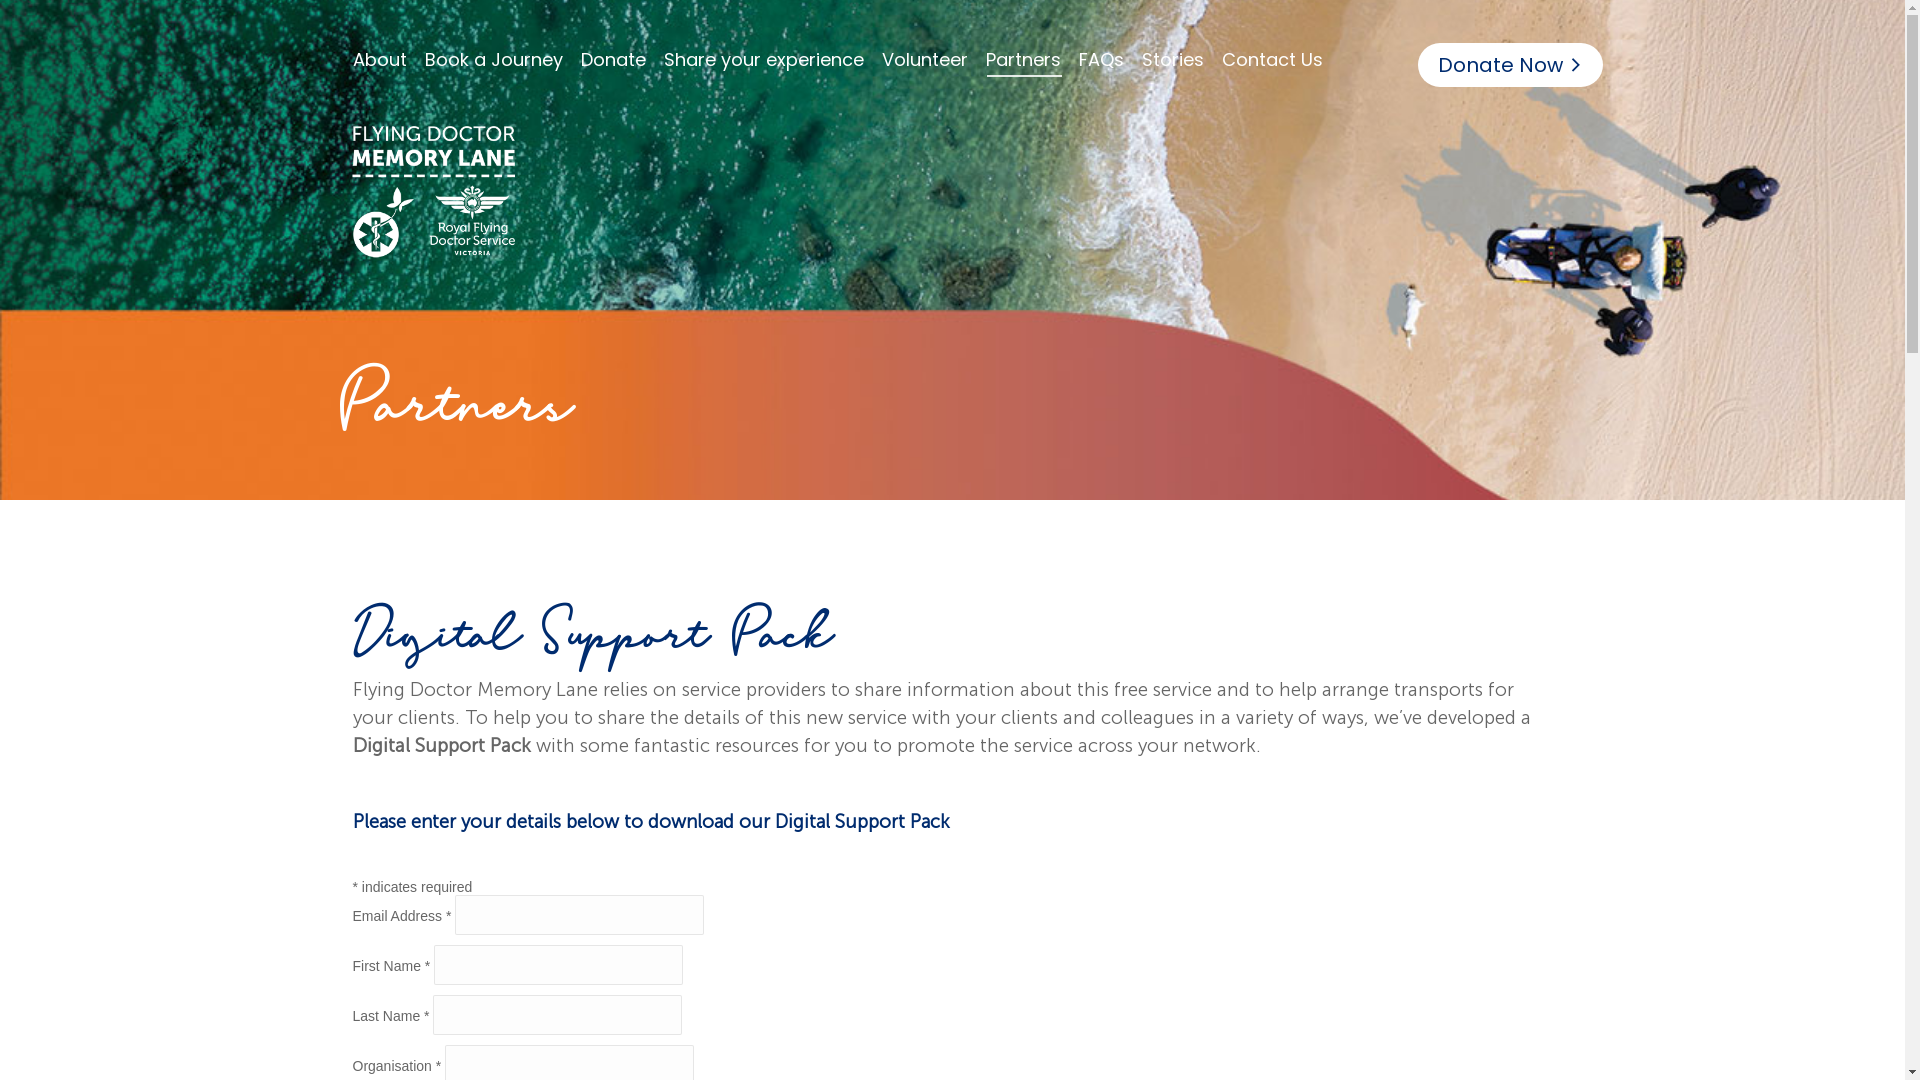  I want to click on 'Book a Journey', so click(422, 59).